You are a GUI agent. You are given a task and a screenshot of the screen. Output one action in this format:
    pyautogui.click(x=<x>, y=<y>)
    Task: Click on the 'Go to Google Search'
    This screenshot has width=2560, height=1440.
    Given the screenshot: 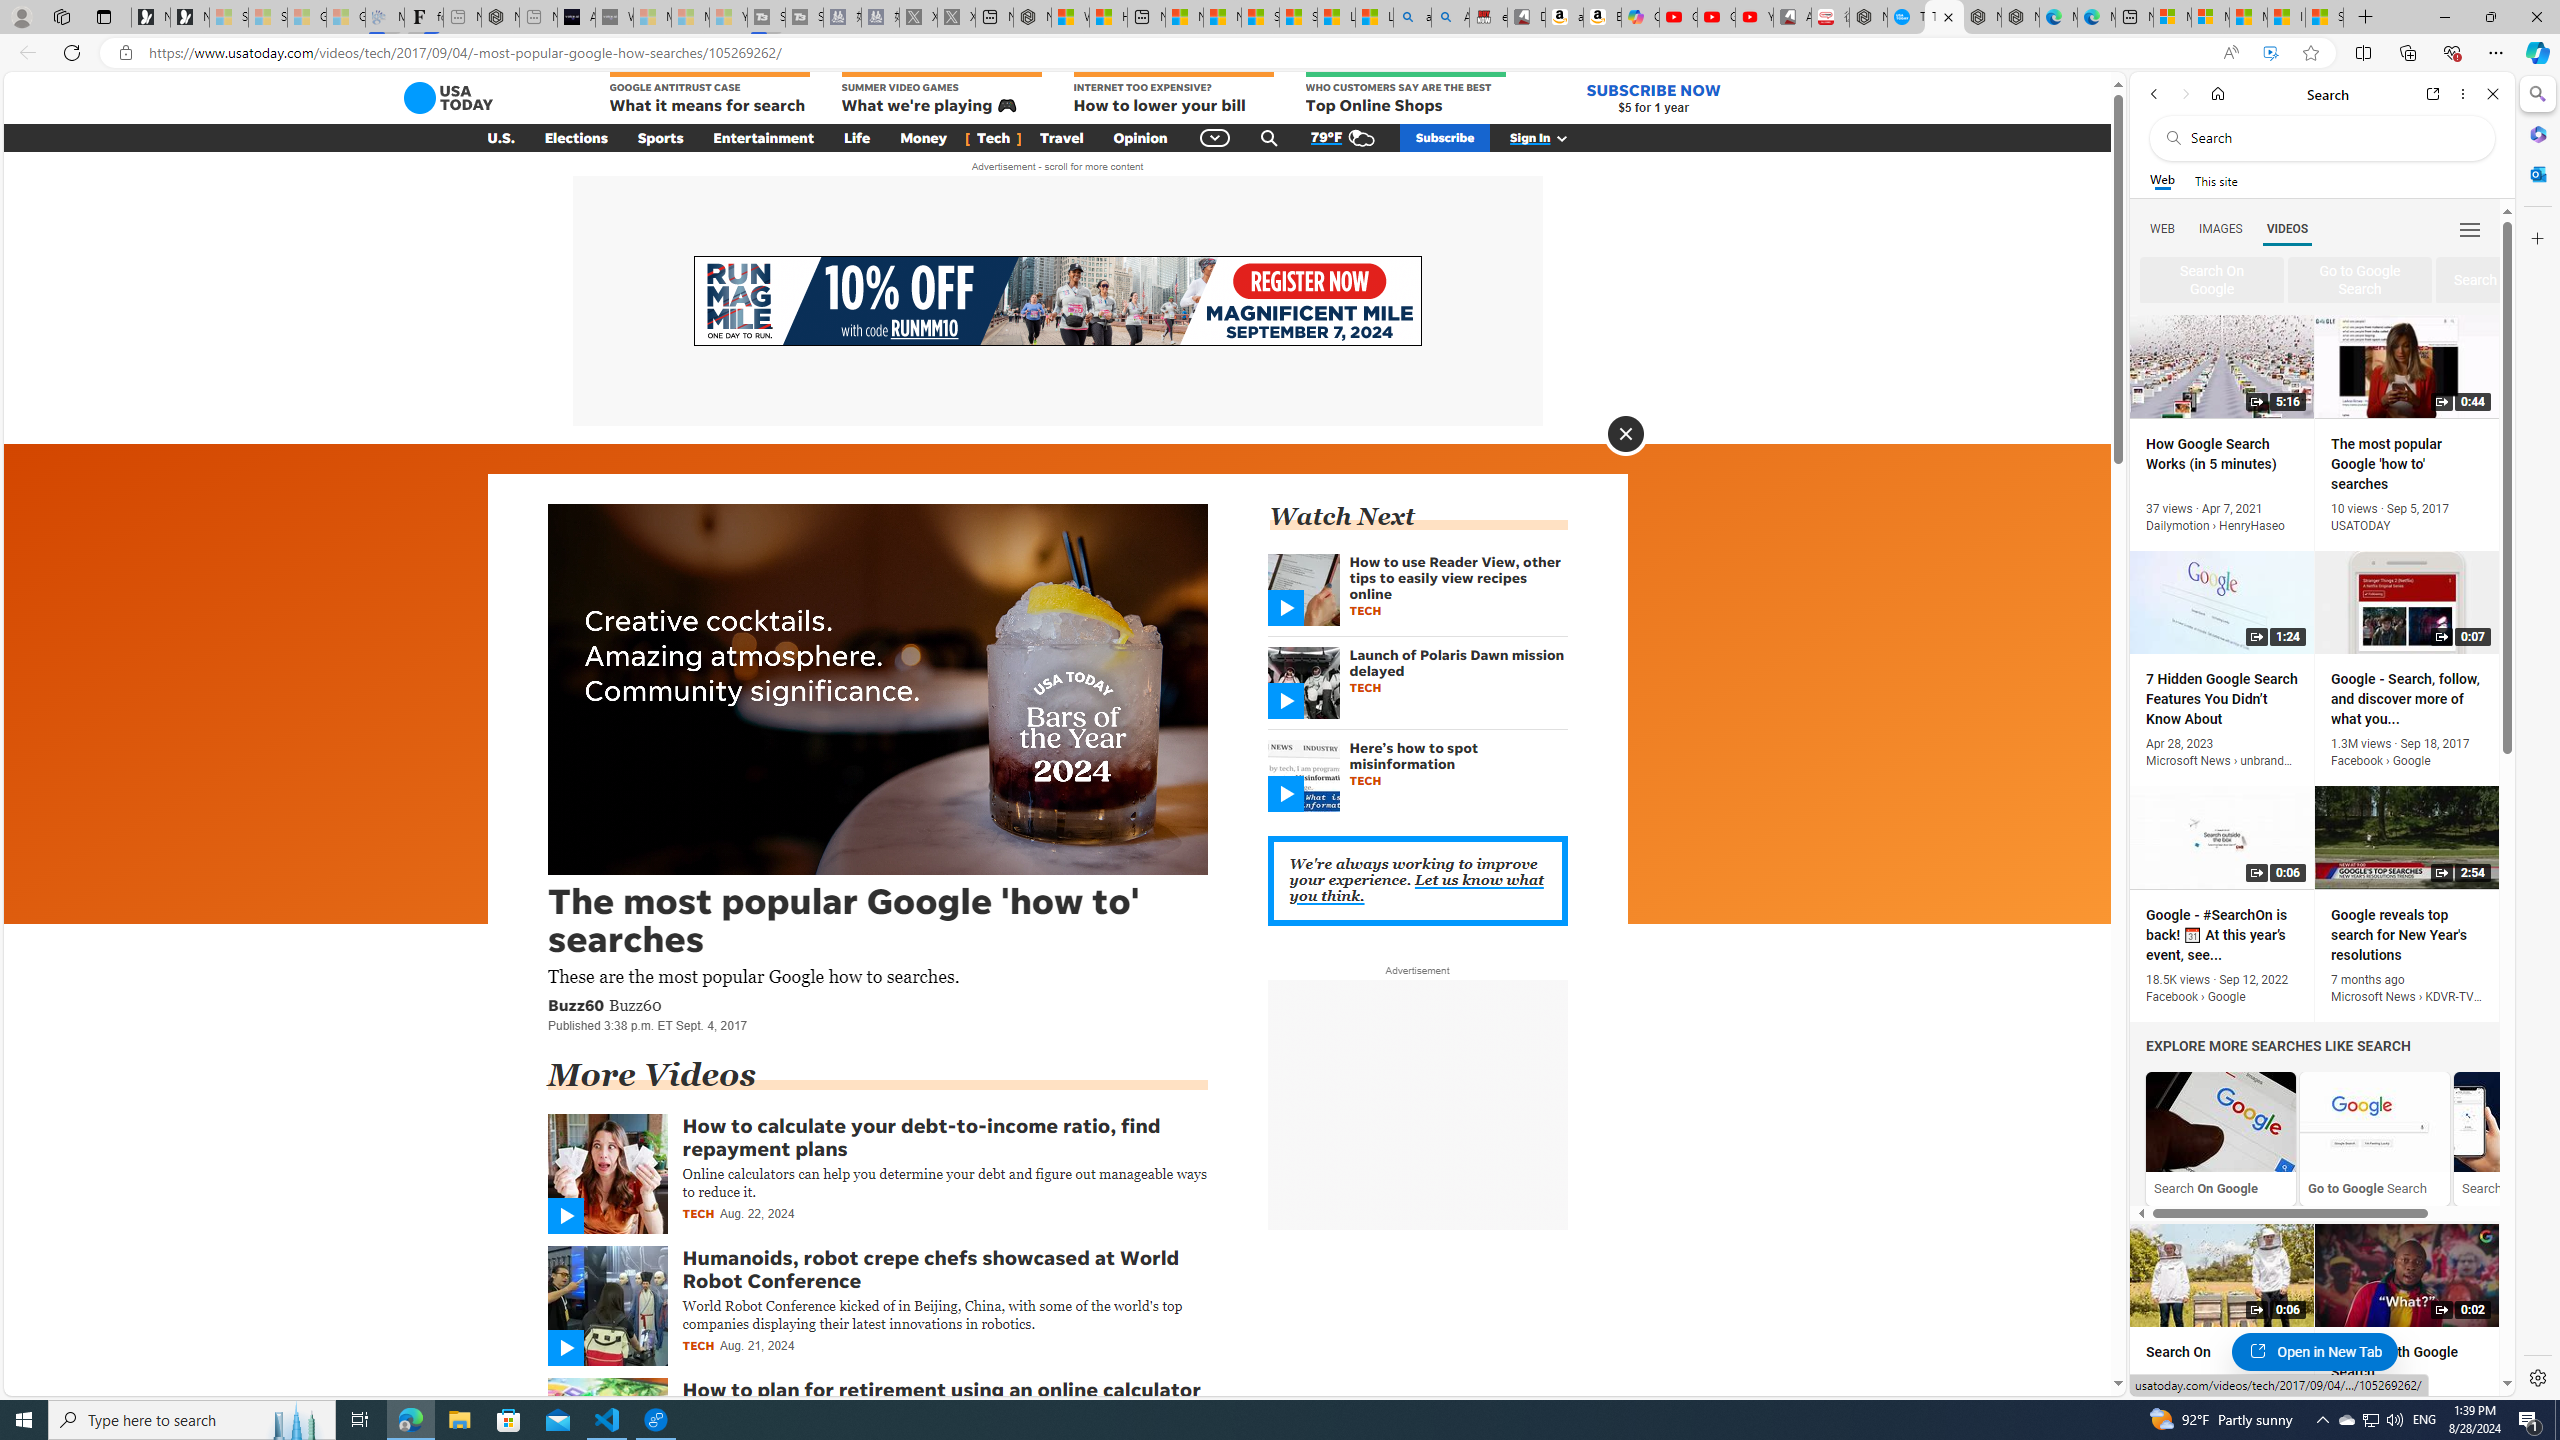 What is the action you would take?
    pyautogui.click(x=2373, y=1121)
    